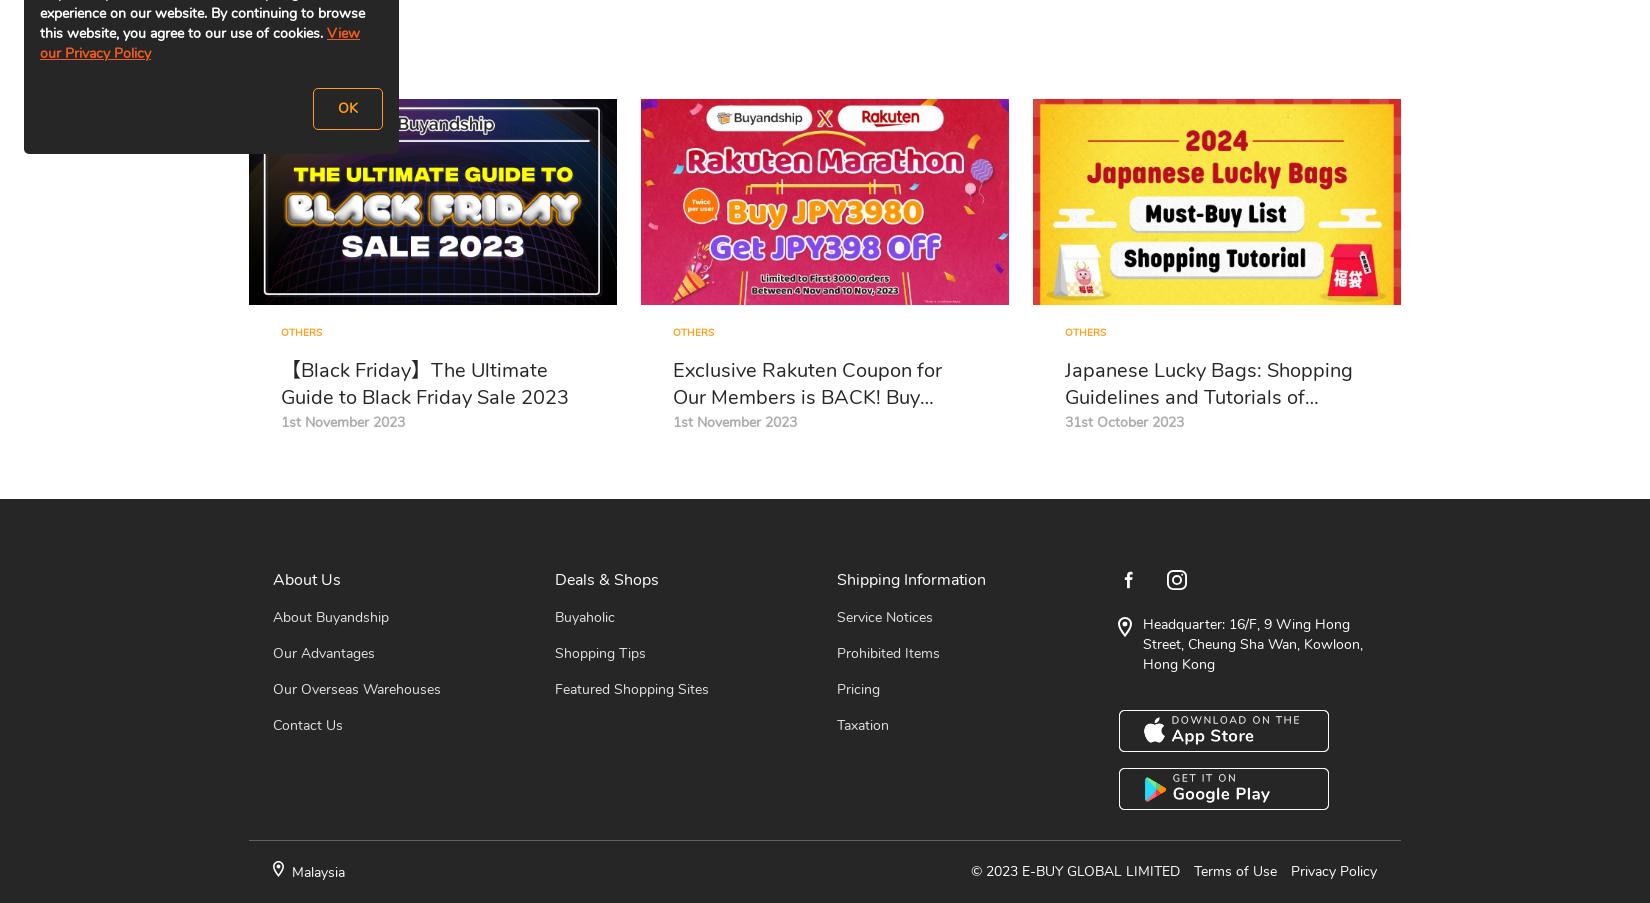 The height and width of the screenshot is (903, 1650). I want to click on 'Our Advantages', so click(324, 652).